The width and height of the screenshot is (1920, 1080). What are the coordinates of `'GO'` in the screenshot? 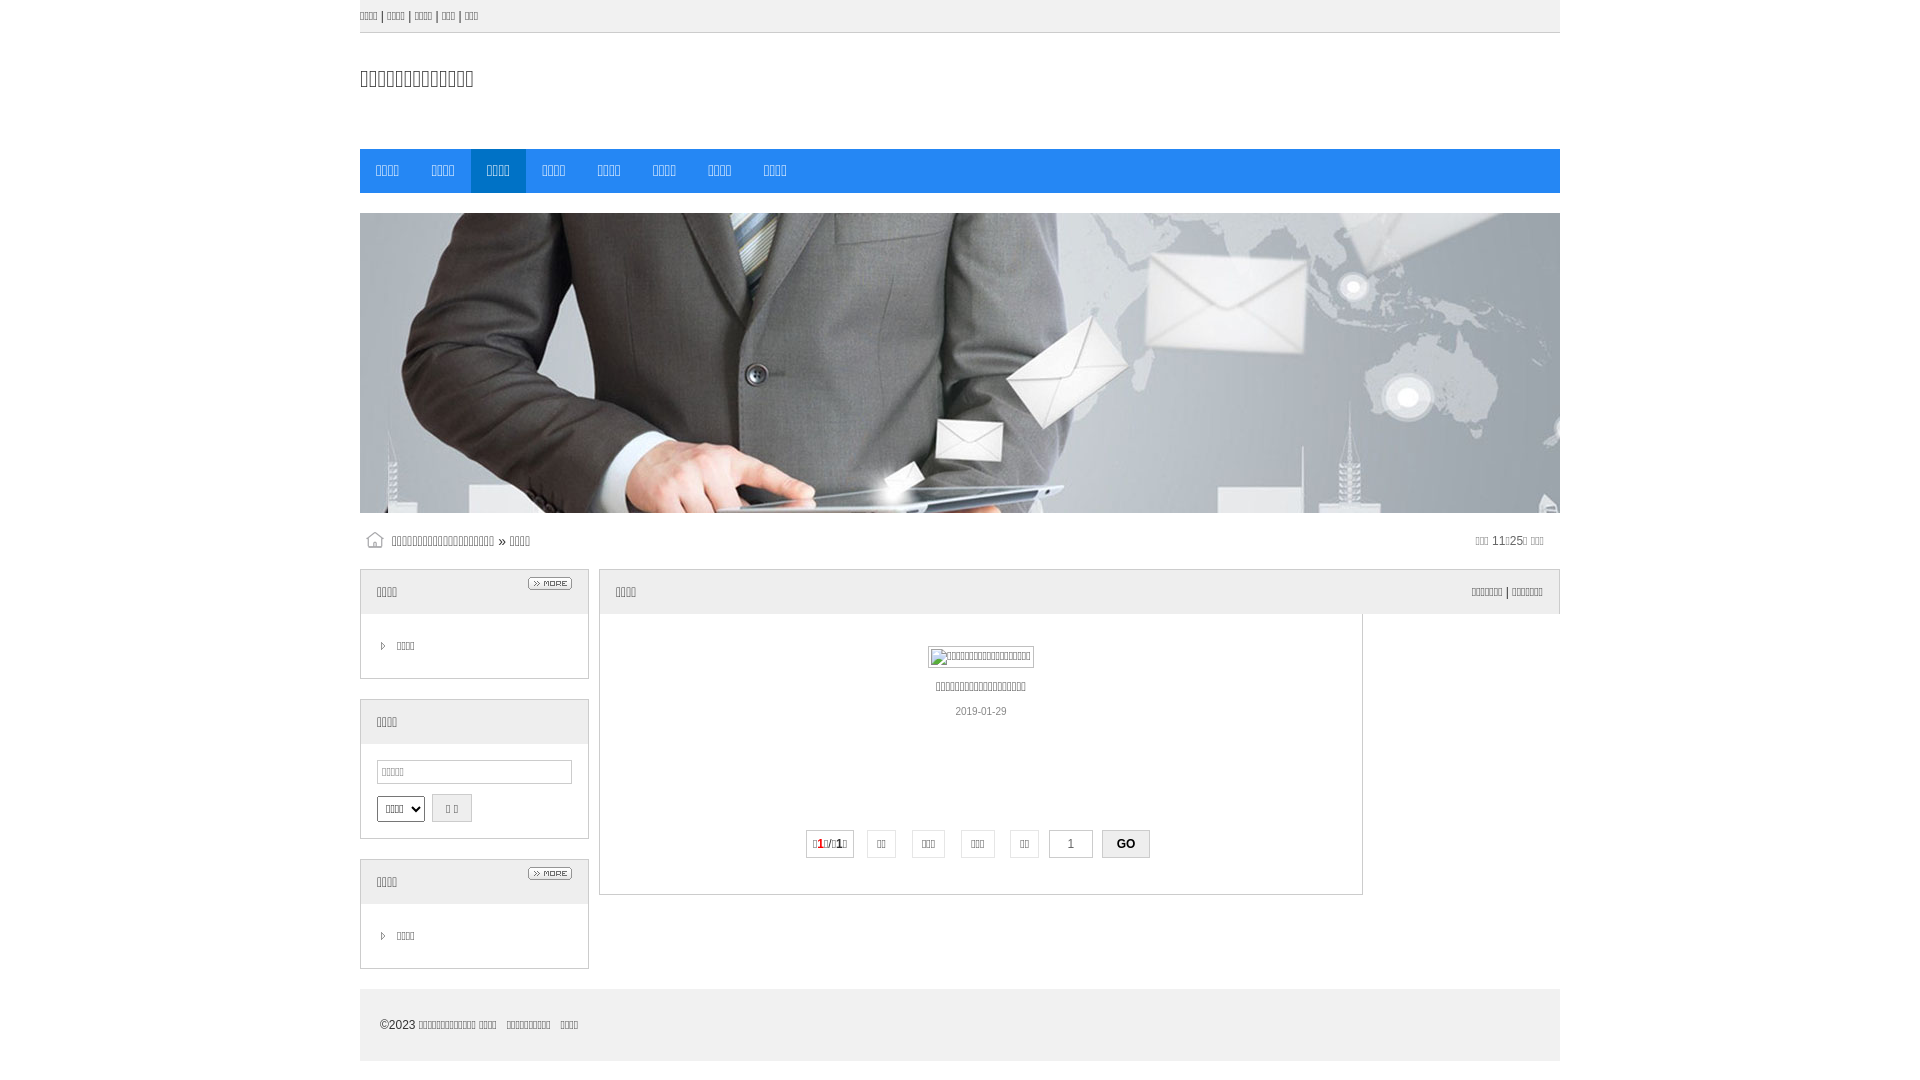 It's located at (1126, 844).